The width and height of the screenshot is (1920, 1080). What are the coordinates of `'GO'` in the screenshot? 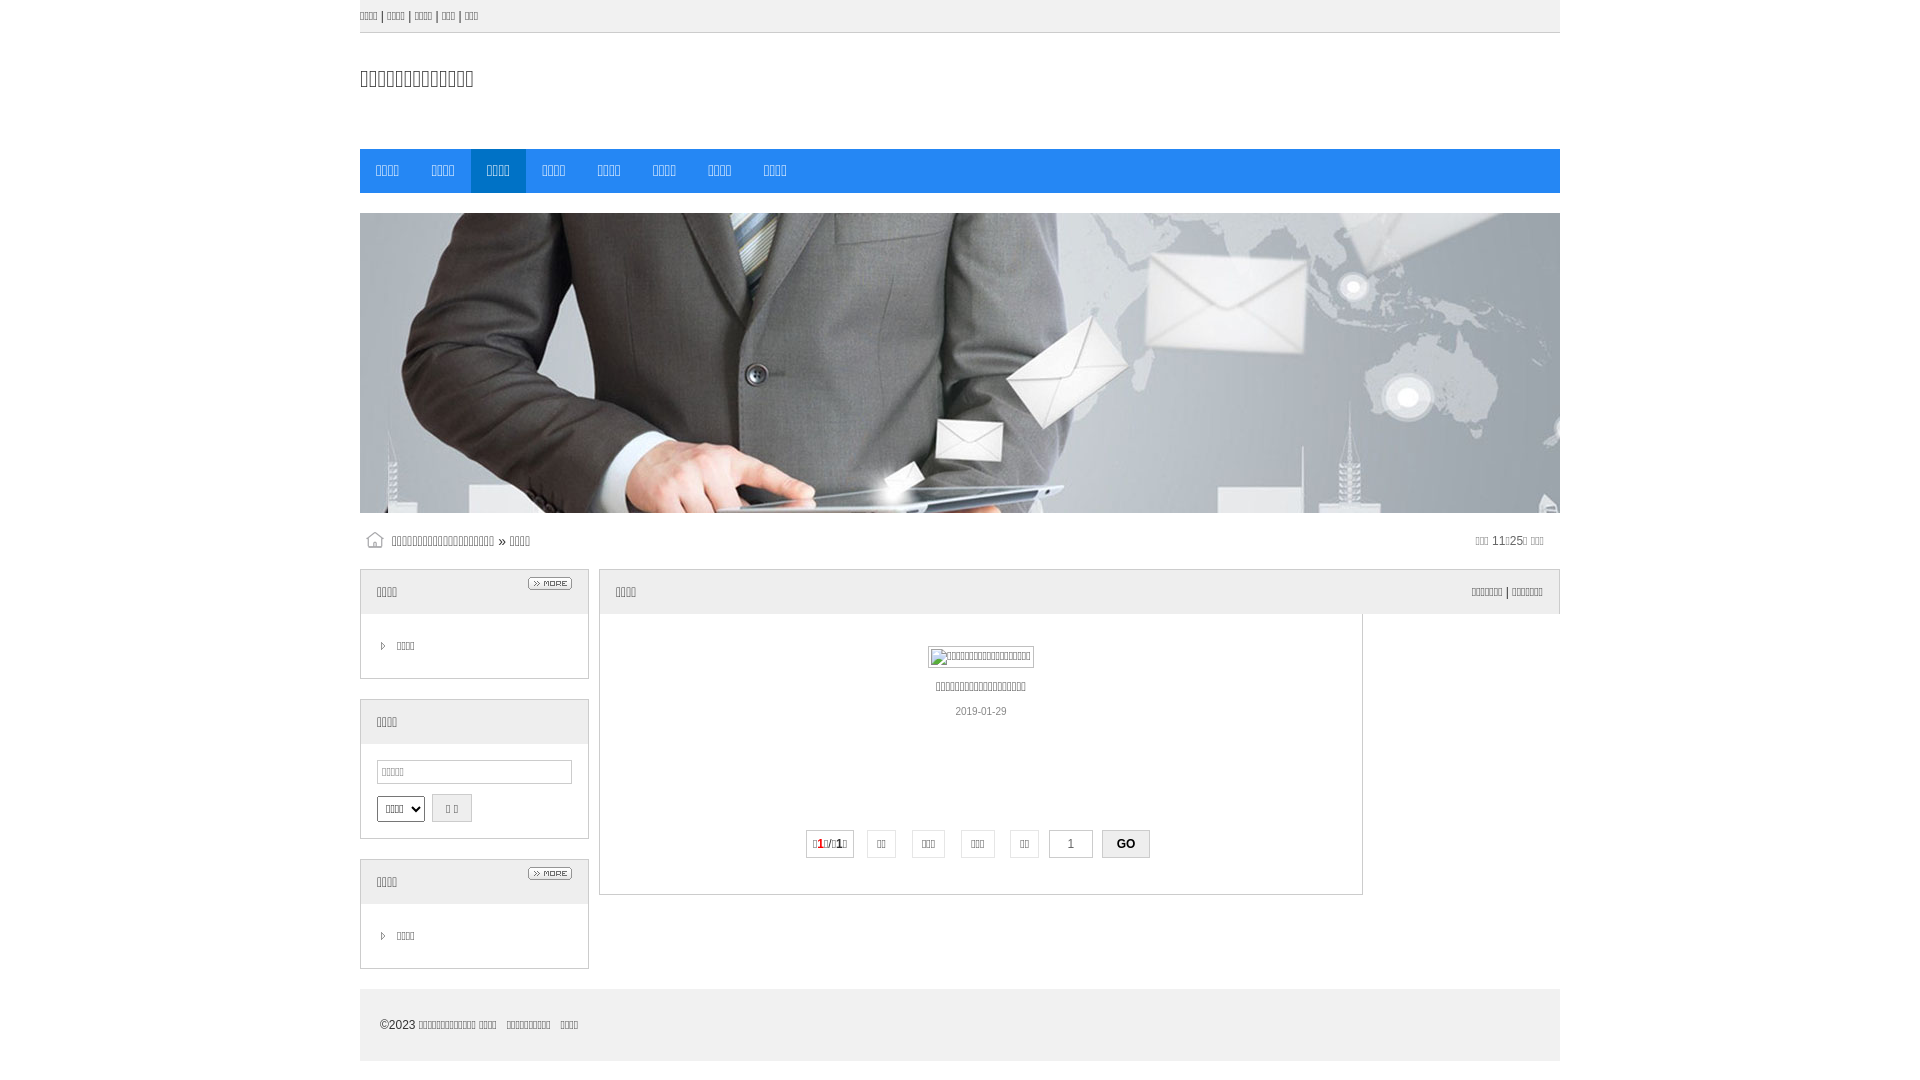 It's located at (1126, 844).